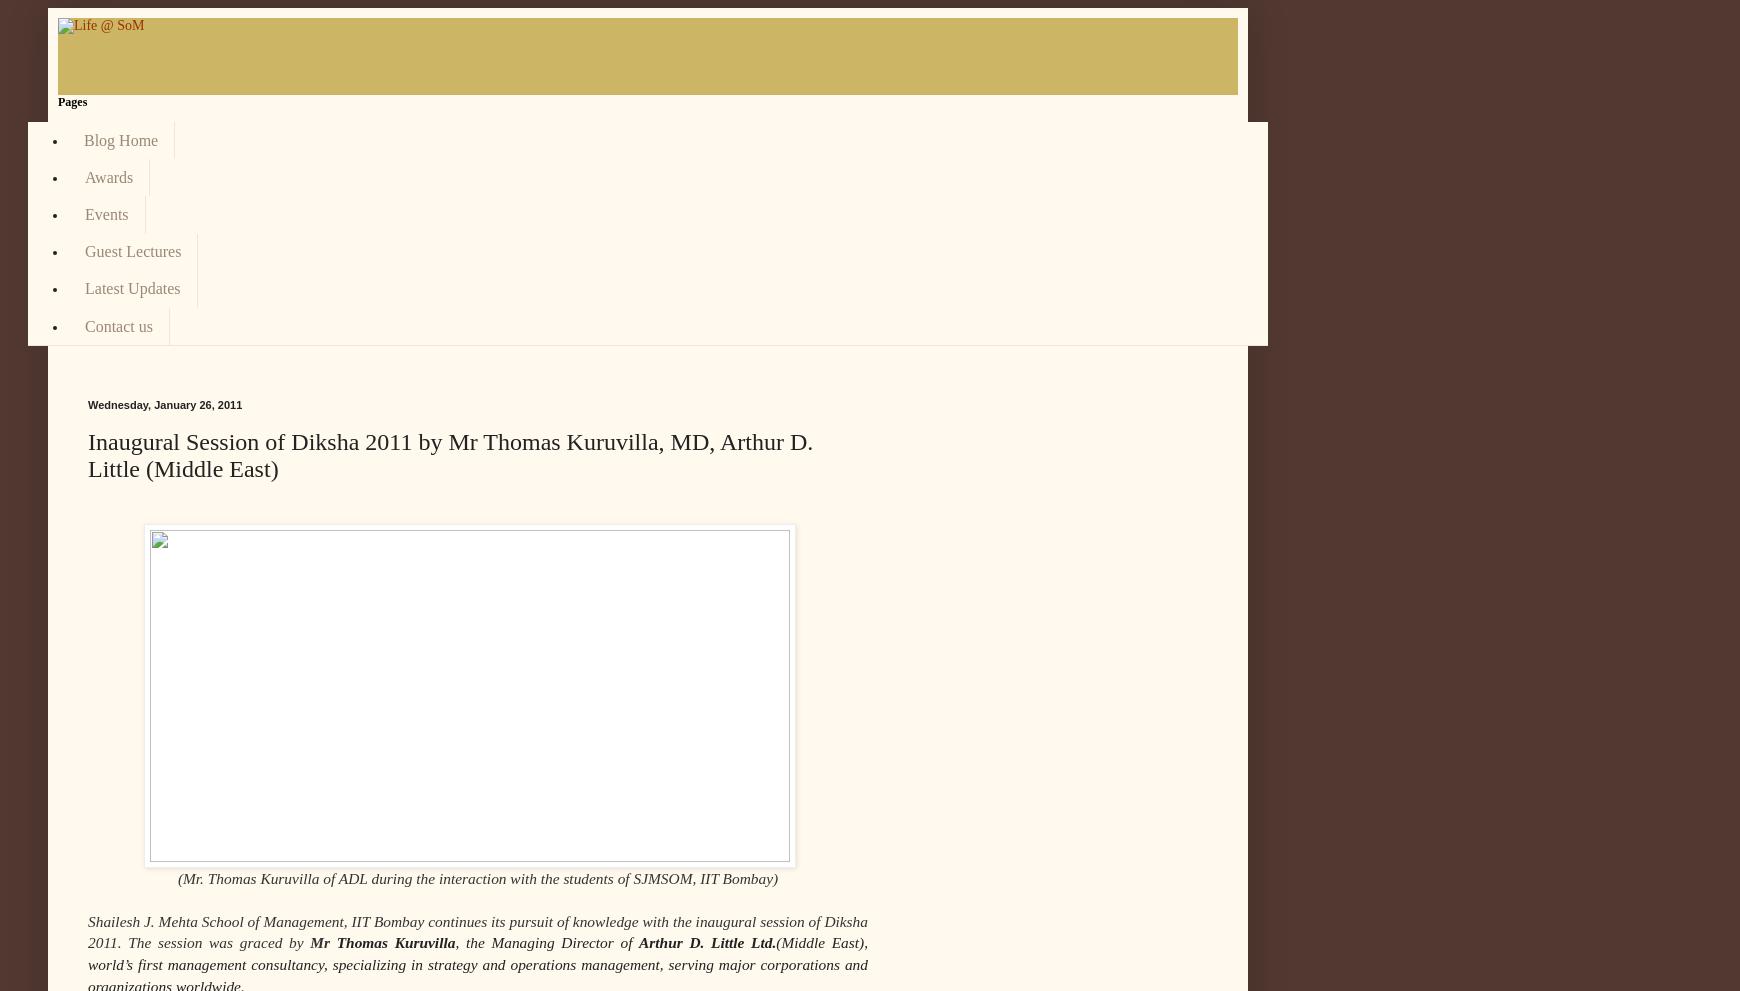 Image resolution: width=1740 pixels, height=991 pixels. Describe the element at coordinates (449, 454) in the screenshot. I see `'Inaugural Session of Diksha 2011 by Mr Thomas Kuruvilla, MD, Arthur D. Little (Middle East)'` at that location.